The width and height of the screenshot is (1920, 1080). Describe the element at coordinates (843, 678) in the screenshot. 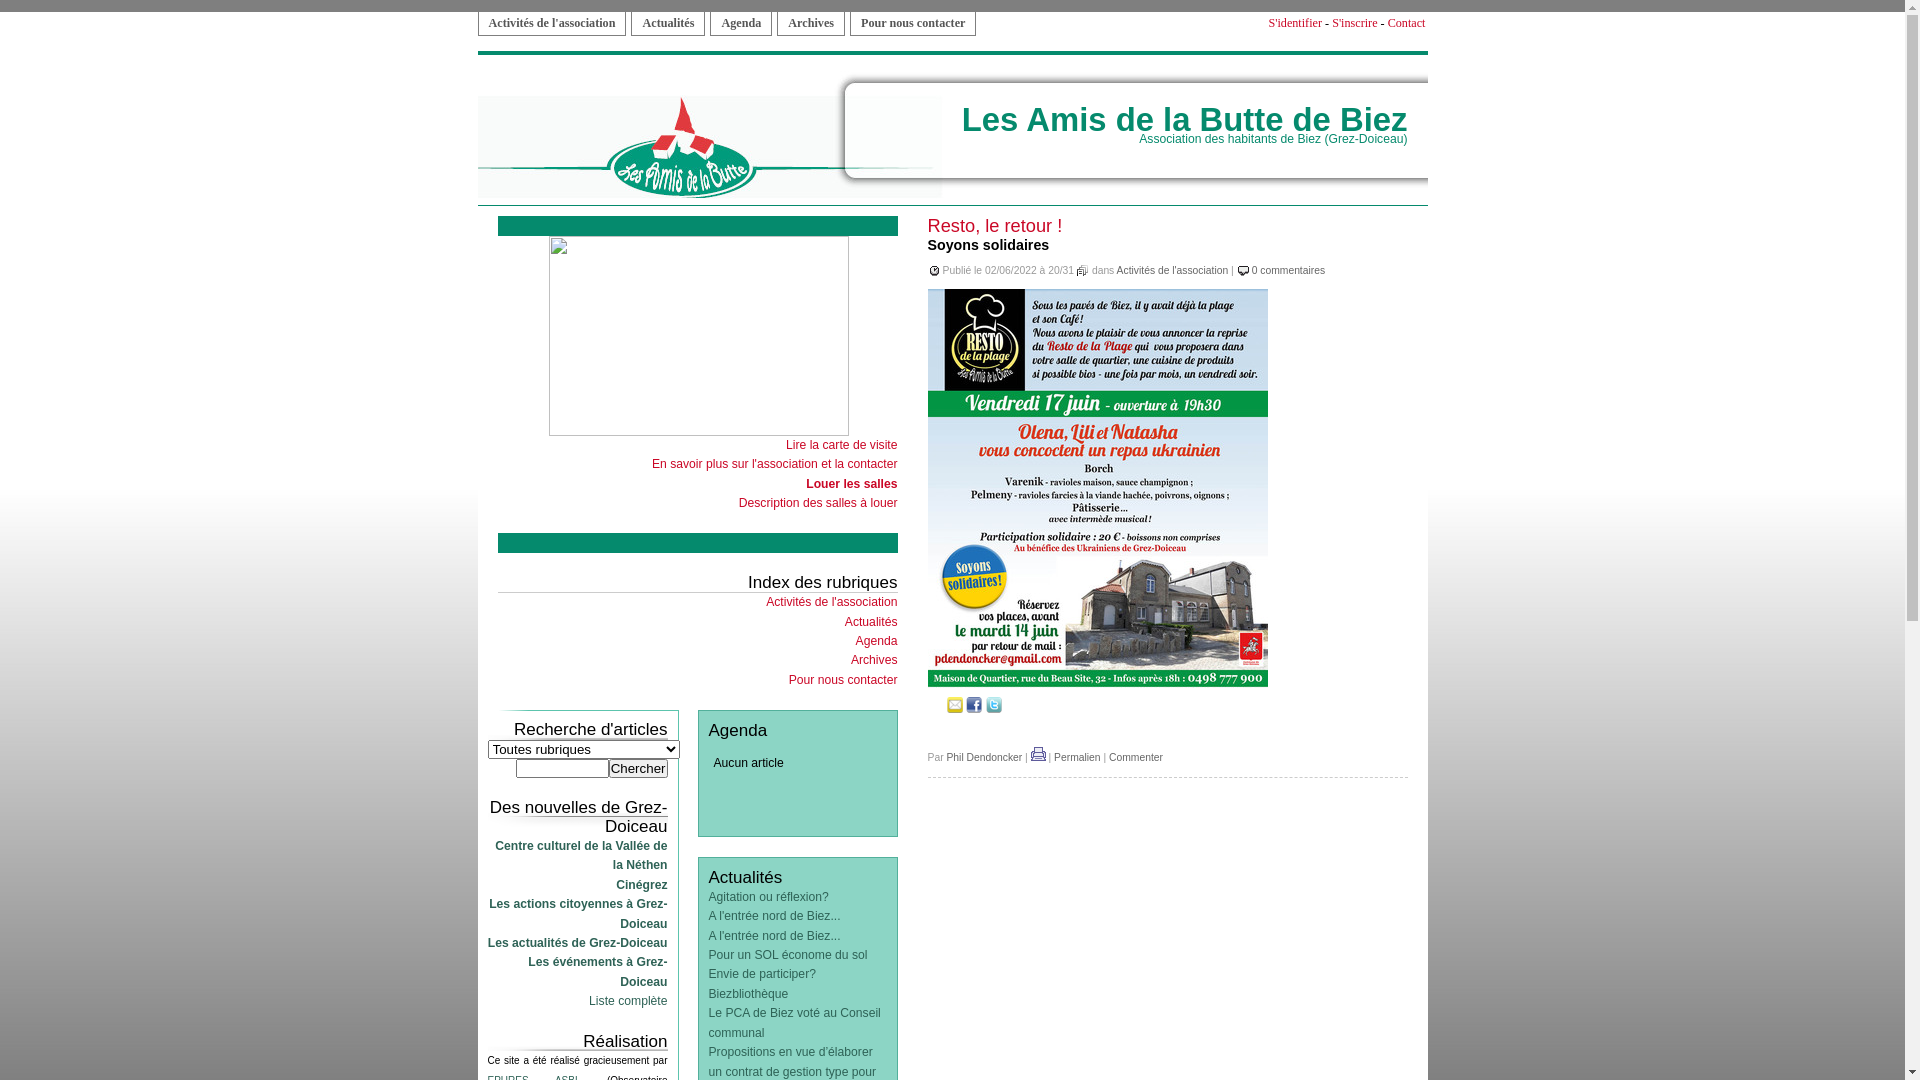

I see `'Pour nous contacter'` at that location.